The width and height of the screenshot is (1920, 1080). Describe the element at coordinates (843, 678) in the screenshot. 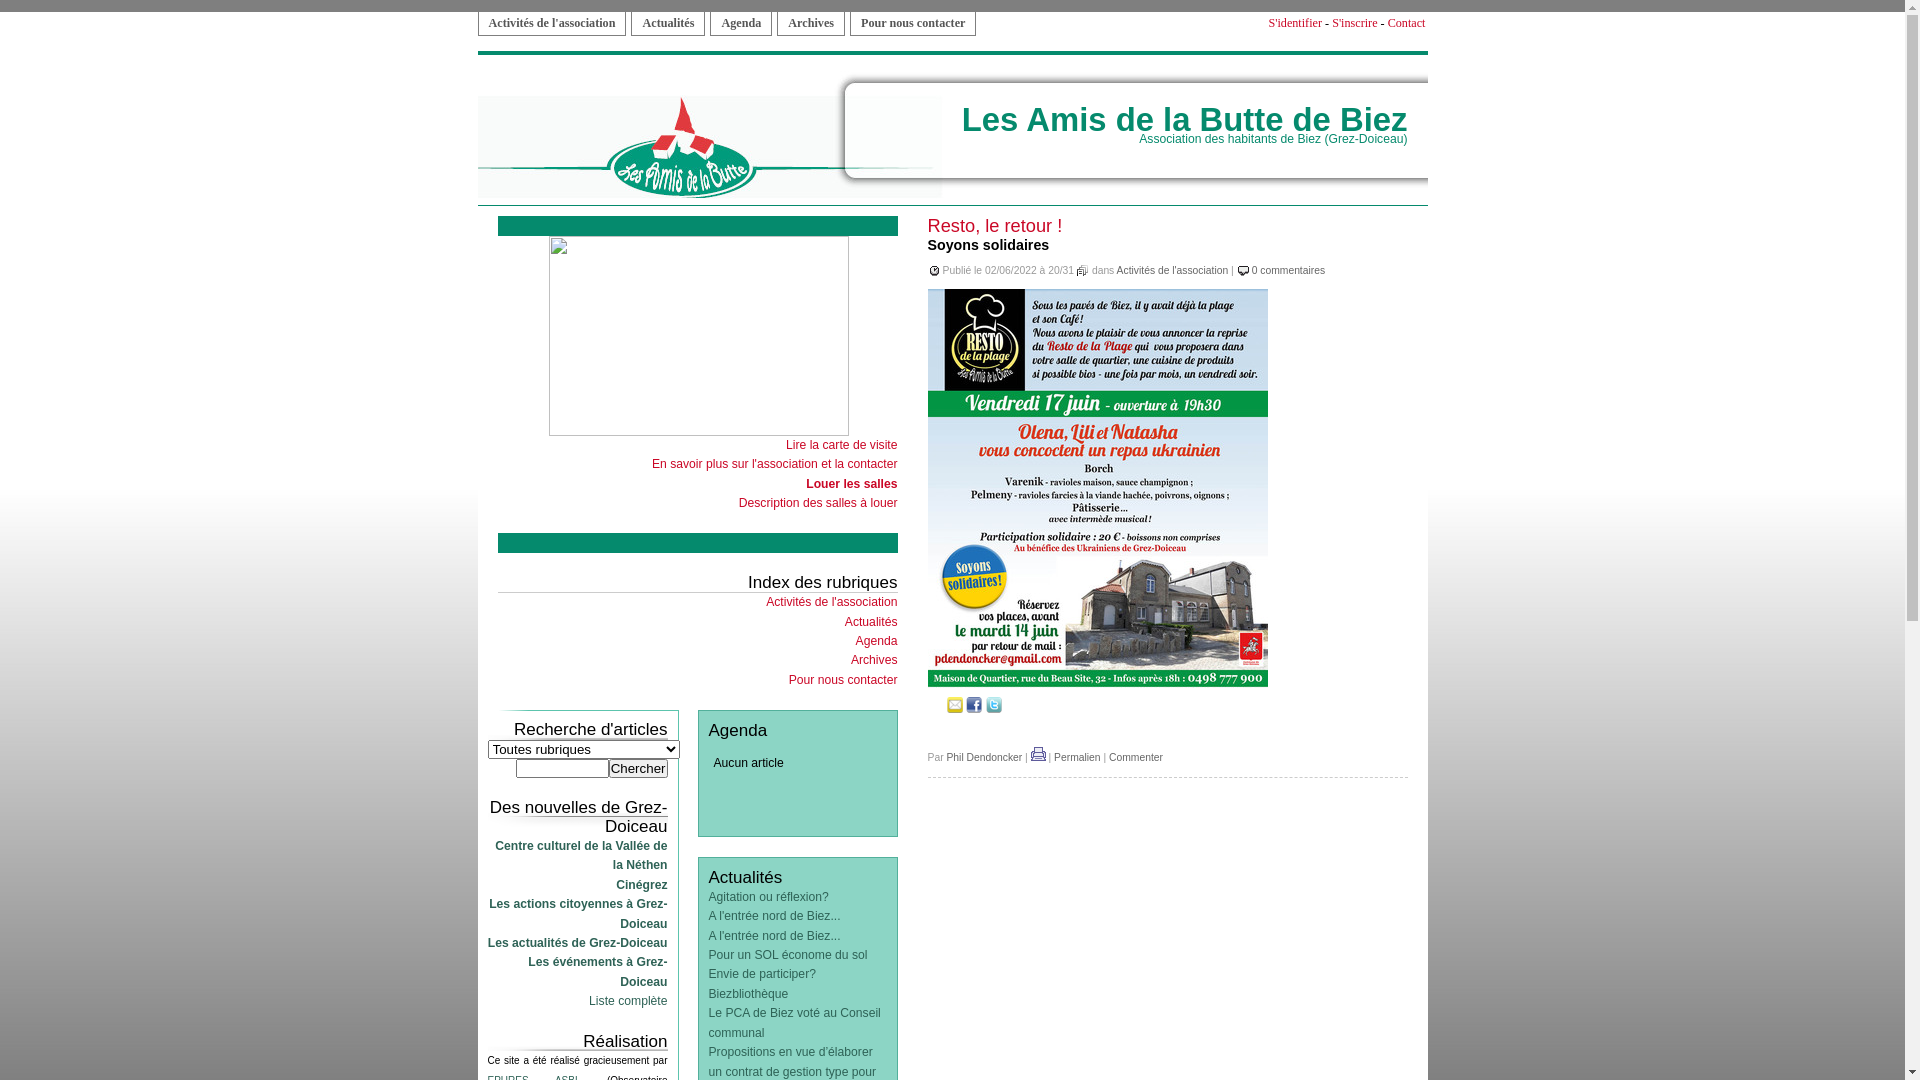

I see `'Pour nous contacter'` at that location.